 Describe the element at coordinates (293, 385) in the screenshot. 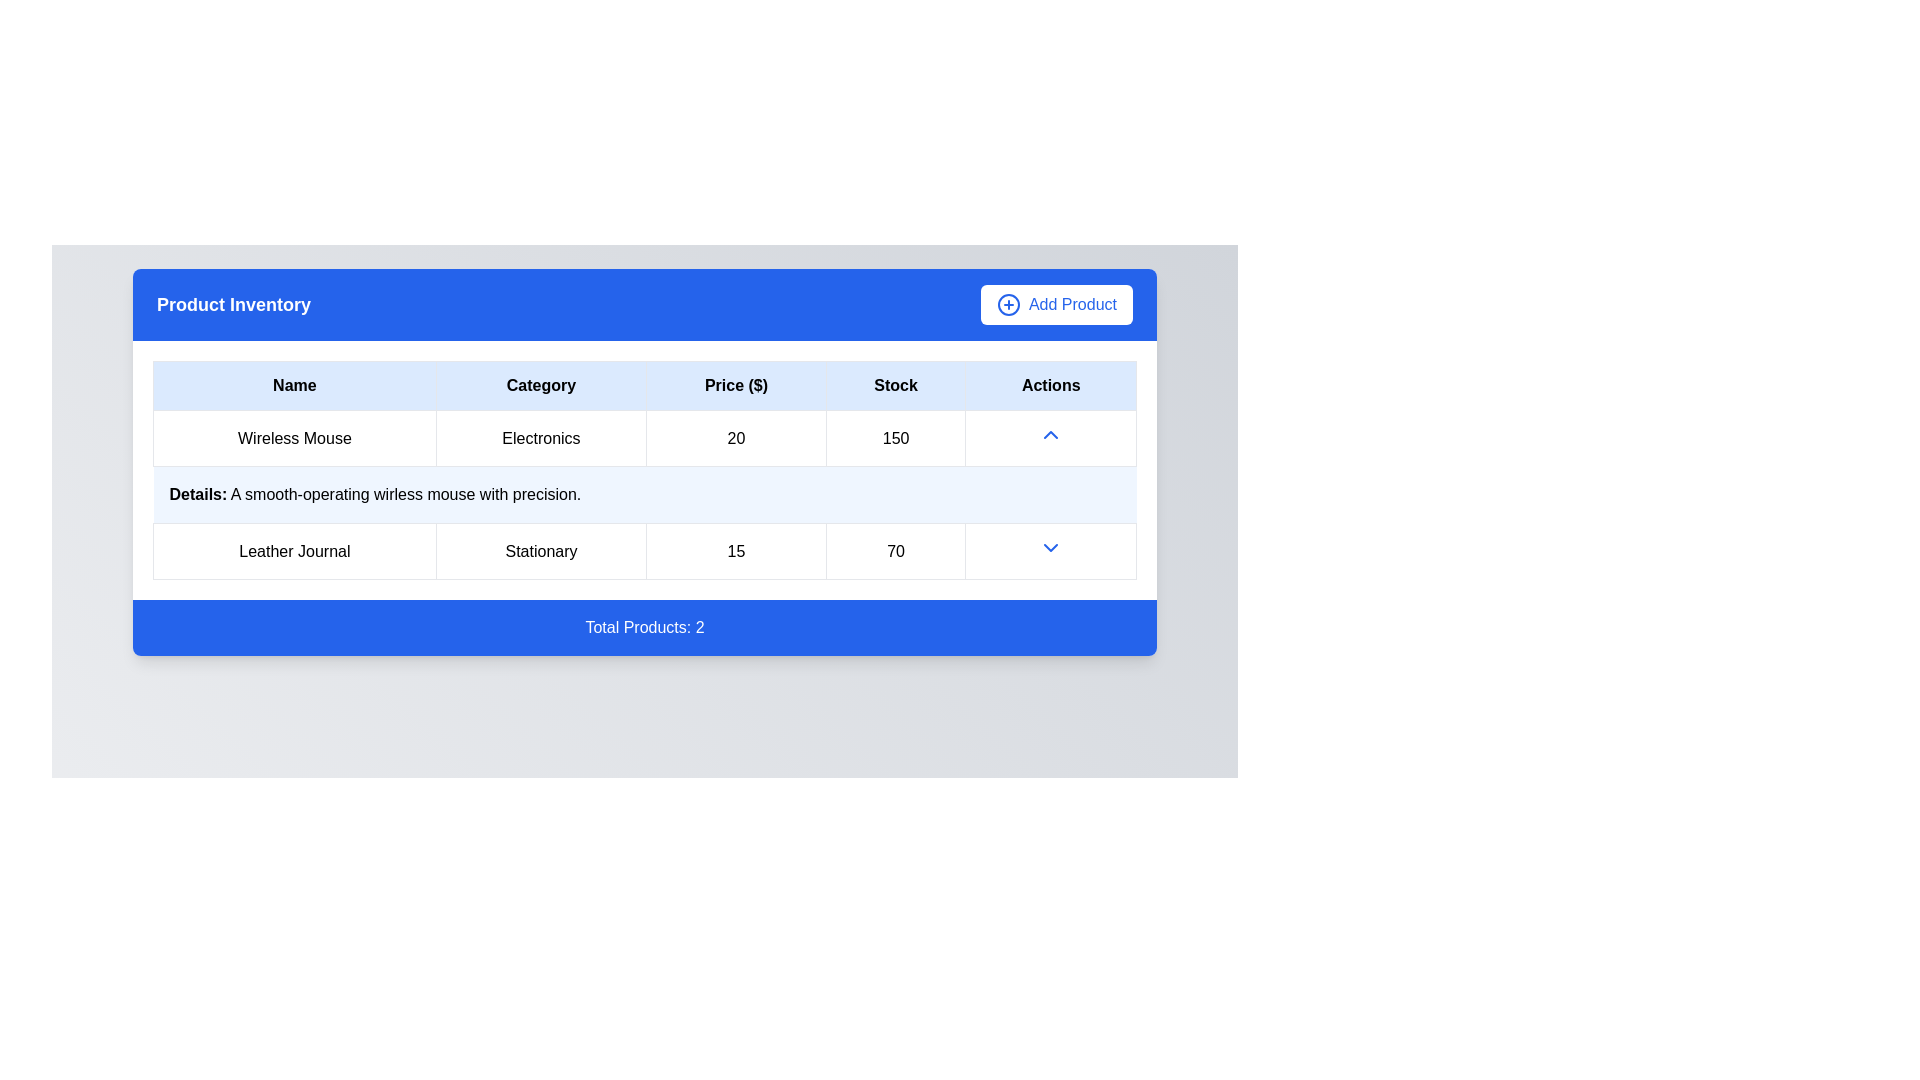

I see `the Table header cell that indicates the product names in the first column of the table under the 'Product Inventory' section` at that location.